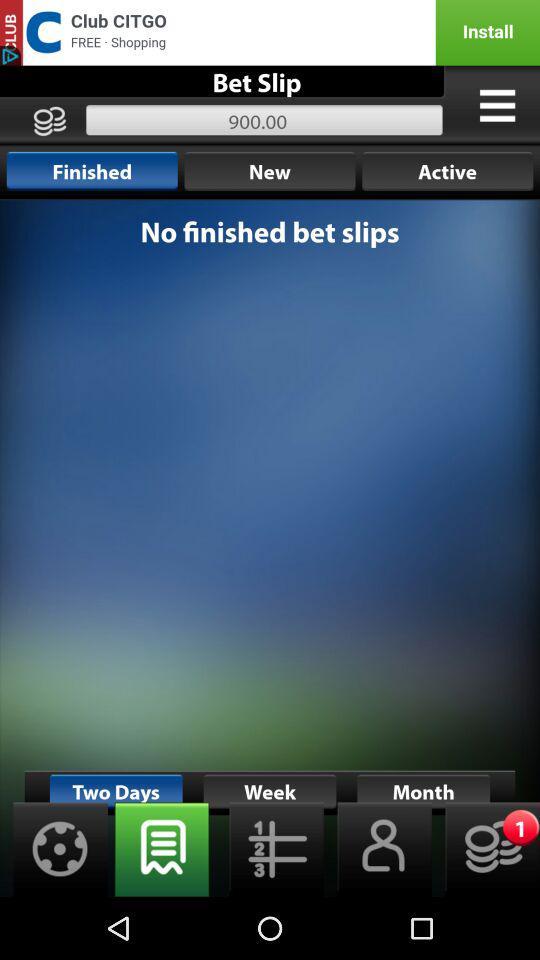  What do you see at coordinates (485, 848) in the screenshot?
I see `chips button` at bounding box center [485, 848].